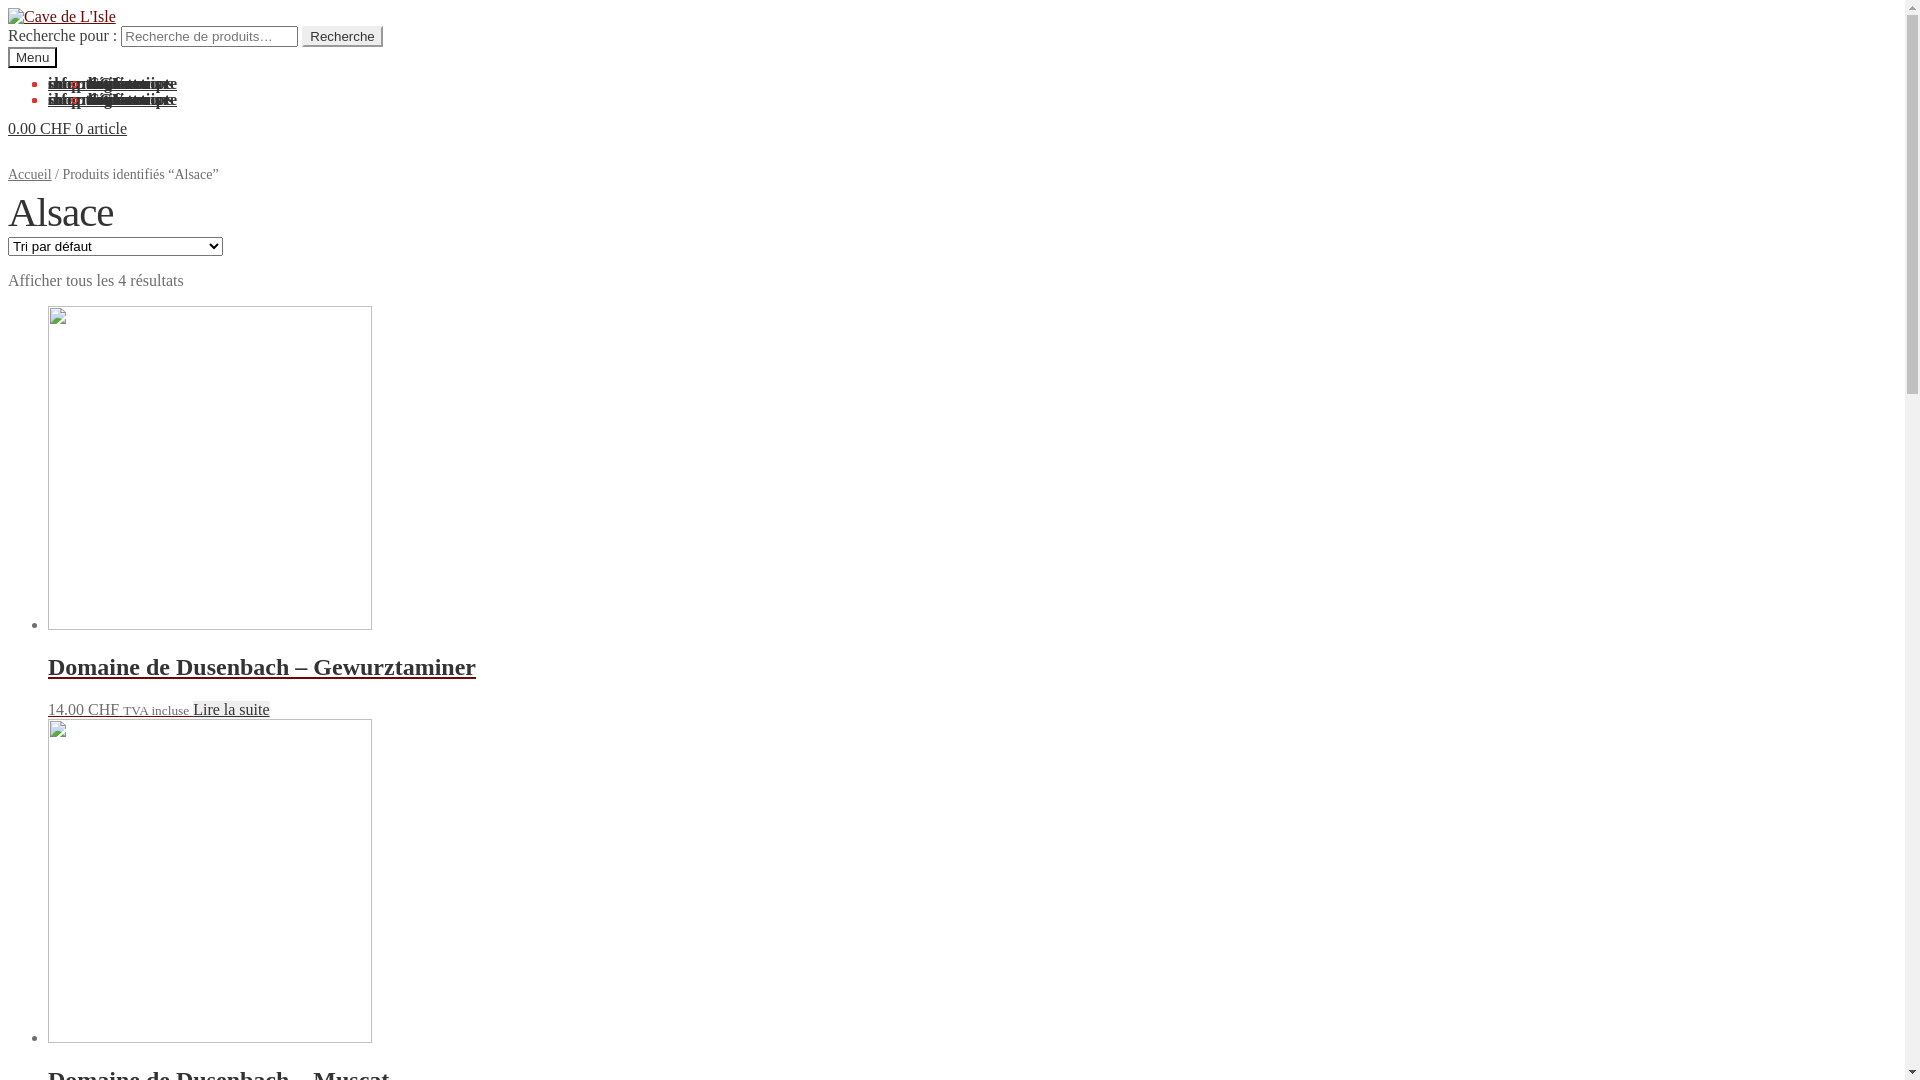 This screenshot has width=1920, height=1080. I want to click on 'Accueil', so click(29, 173).